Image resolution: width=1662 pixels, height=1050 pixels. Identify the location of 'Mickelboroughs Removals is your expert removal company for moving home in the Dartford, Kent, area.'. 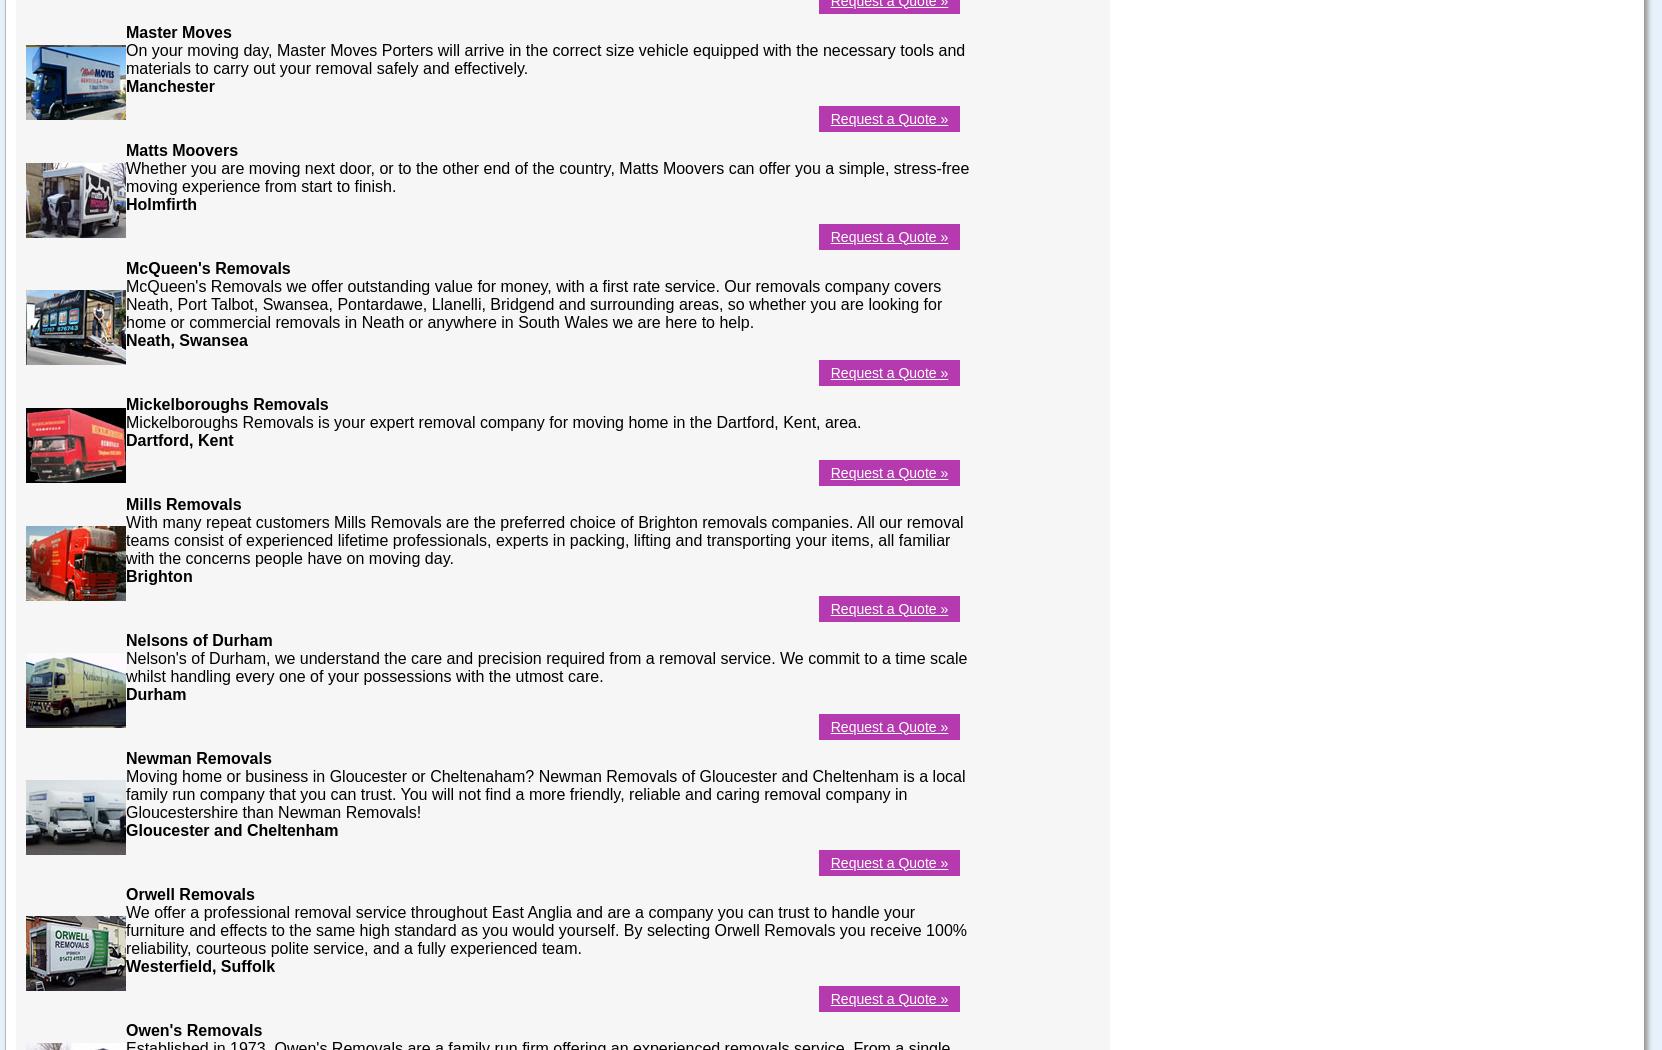
(493, 420).